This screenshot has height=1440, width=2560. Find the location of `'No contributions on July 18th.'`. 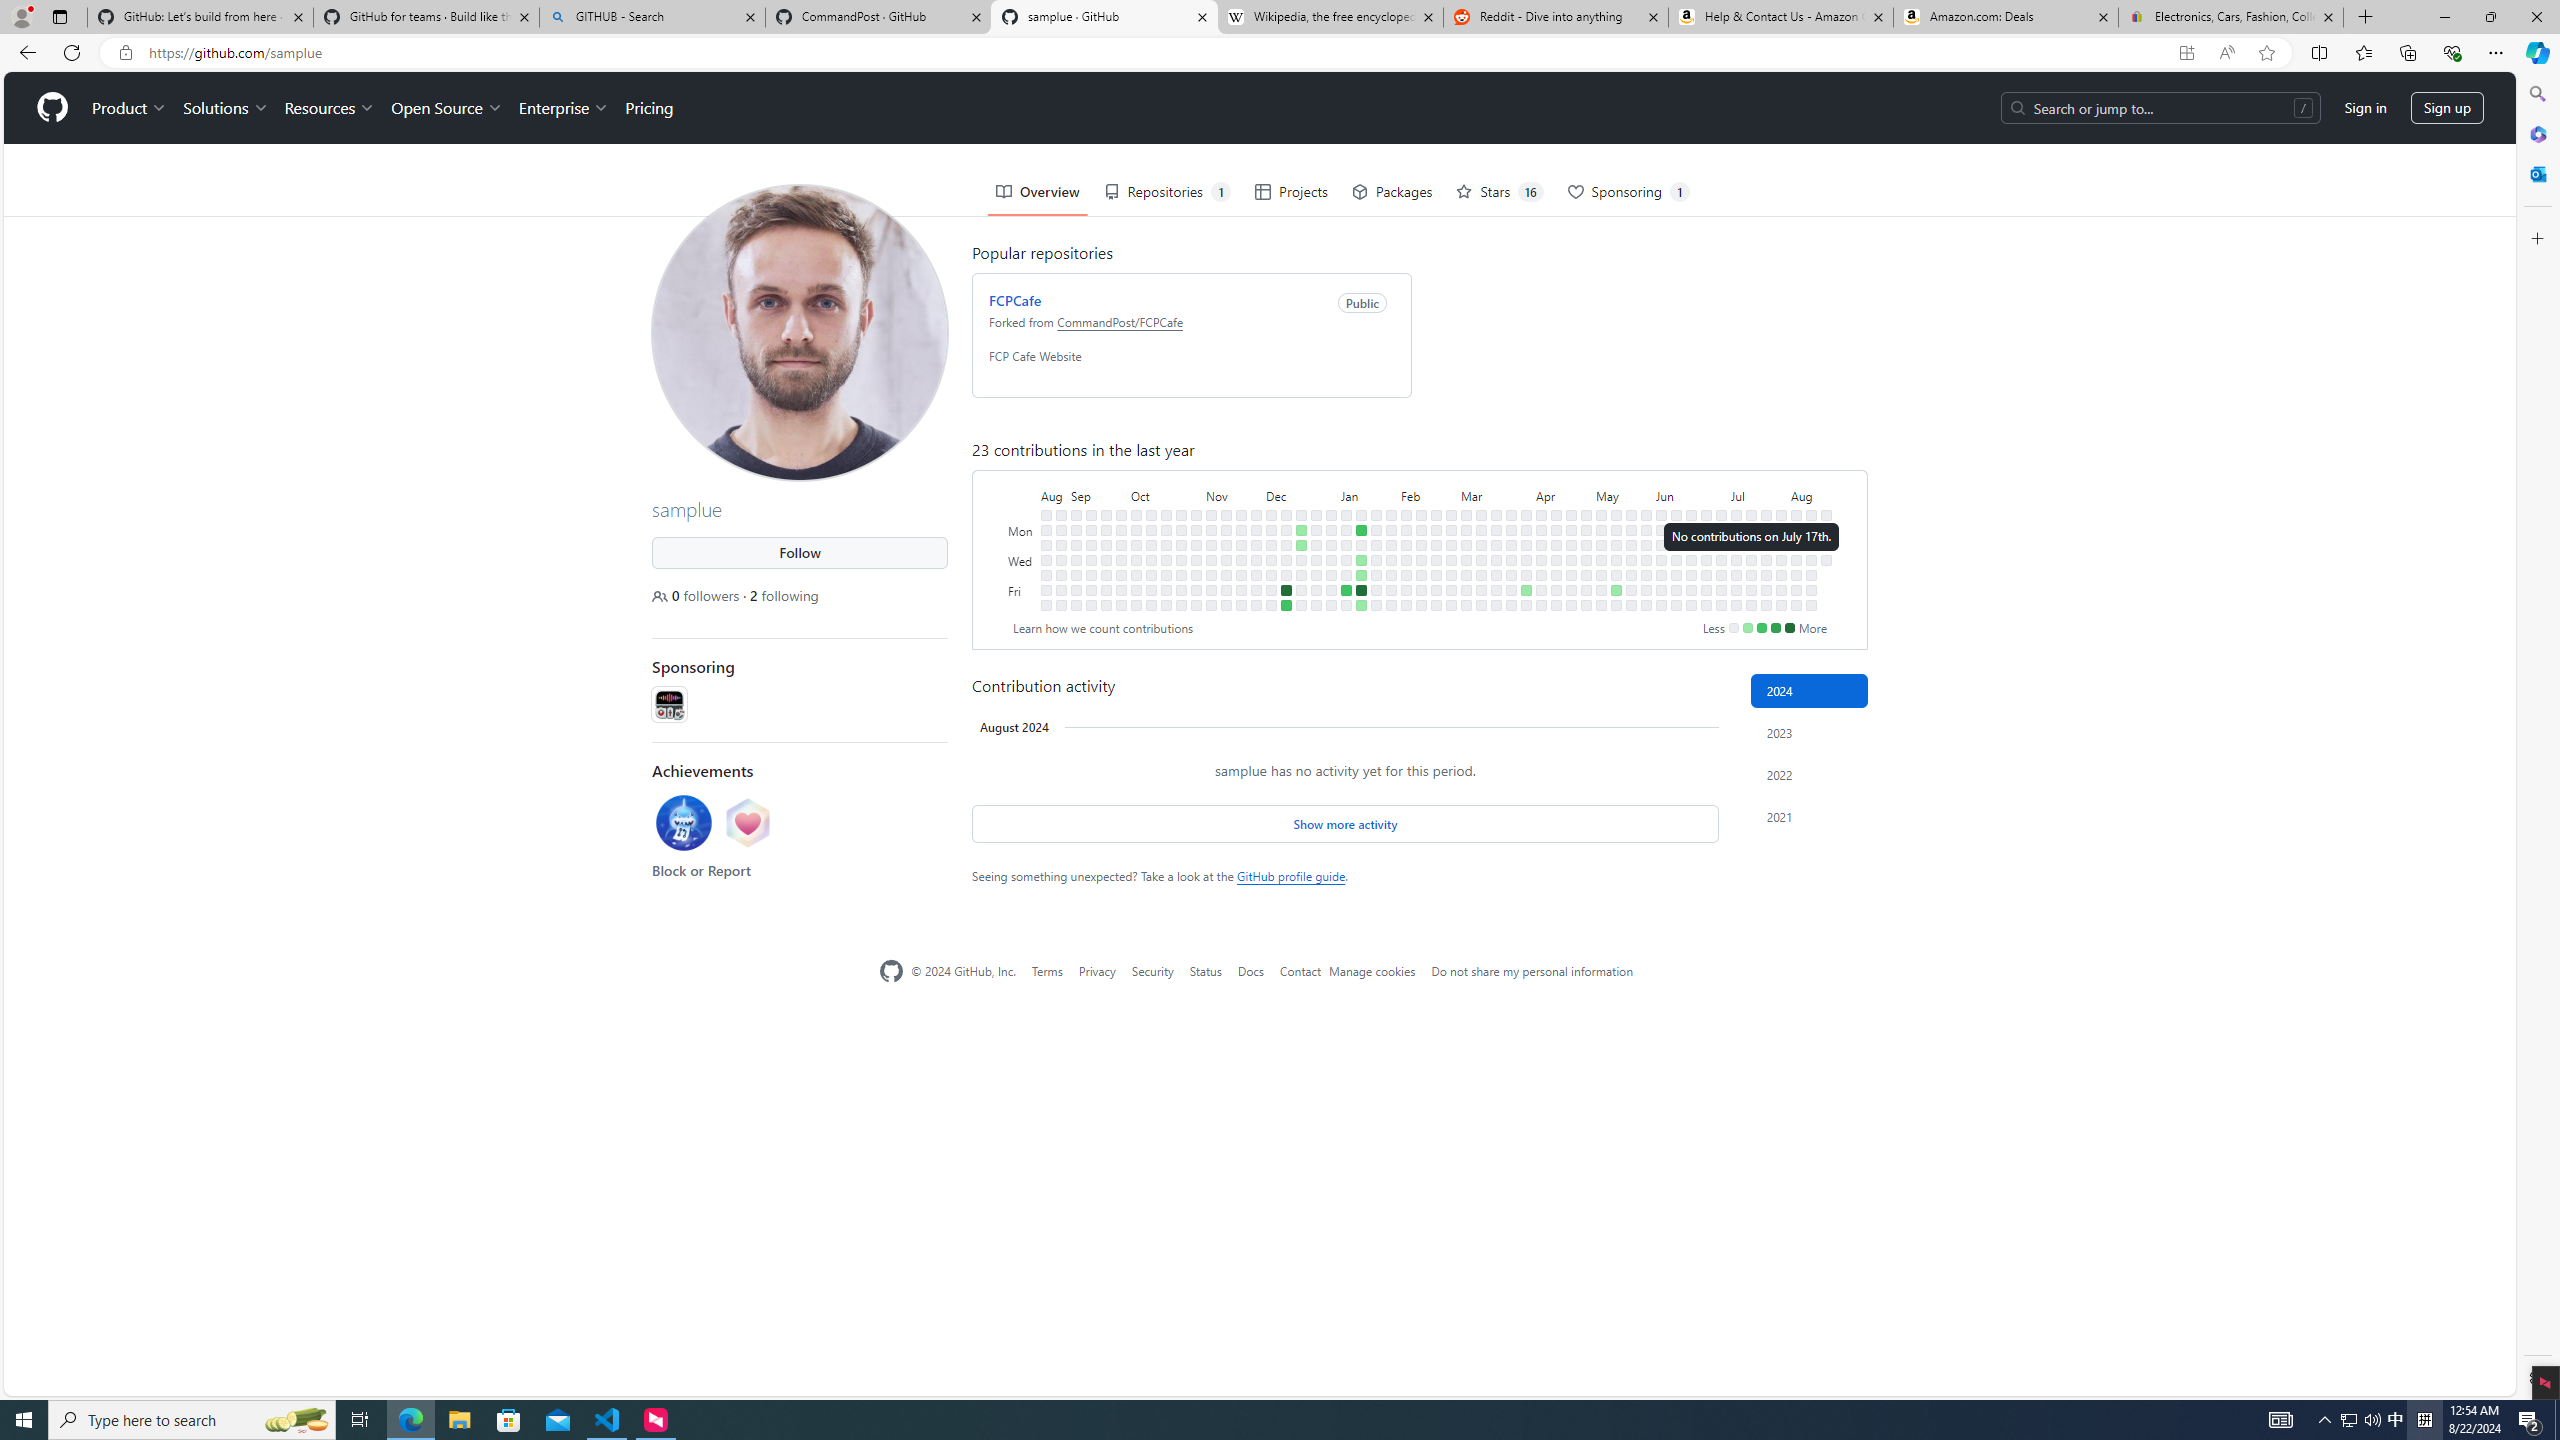

'No contributions on July 18th.' is located at coordinates (1750, 574).